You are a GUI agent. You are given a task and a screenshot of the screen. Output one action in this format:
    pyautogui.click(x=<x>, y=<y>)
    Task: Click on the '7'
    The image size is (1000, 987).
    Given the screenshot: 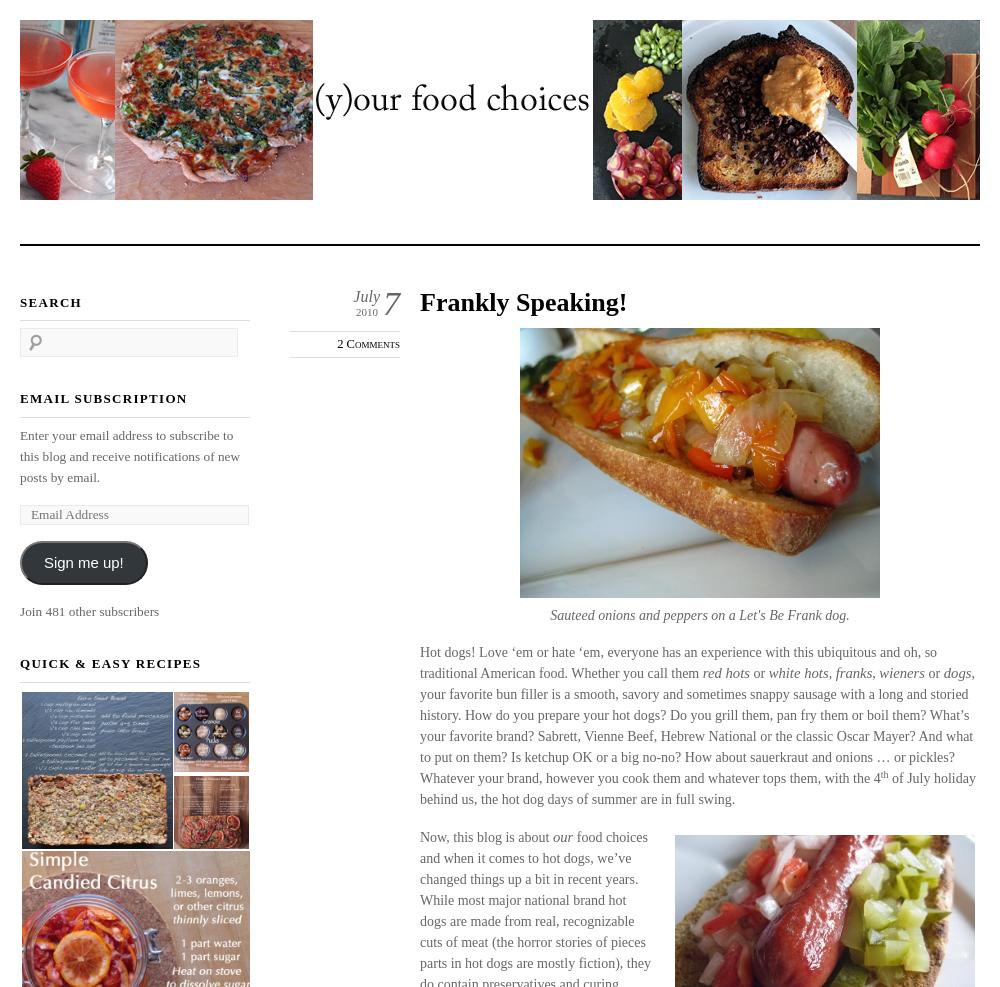 What is the action you would take?
    pyautogui.click(x=391, y=302)
    